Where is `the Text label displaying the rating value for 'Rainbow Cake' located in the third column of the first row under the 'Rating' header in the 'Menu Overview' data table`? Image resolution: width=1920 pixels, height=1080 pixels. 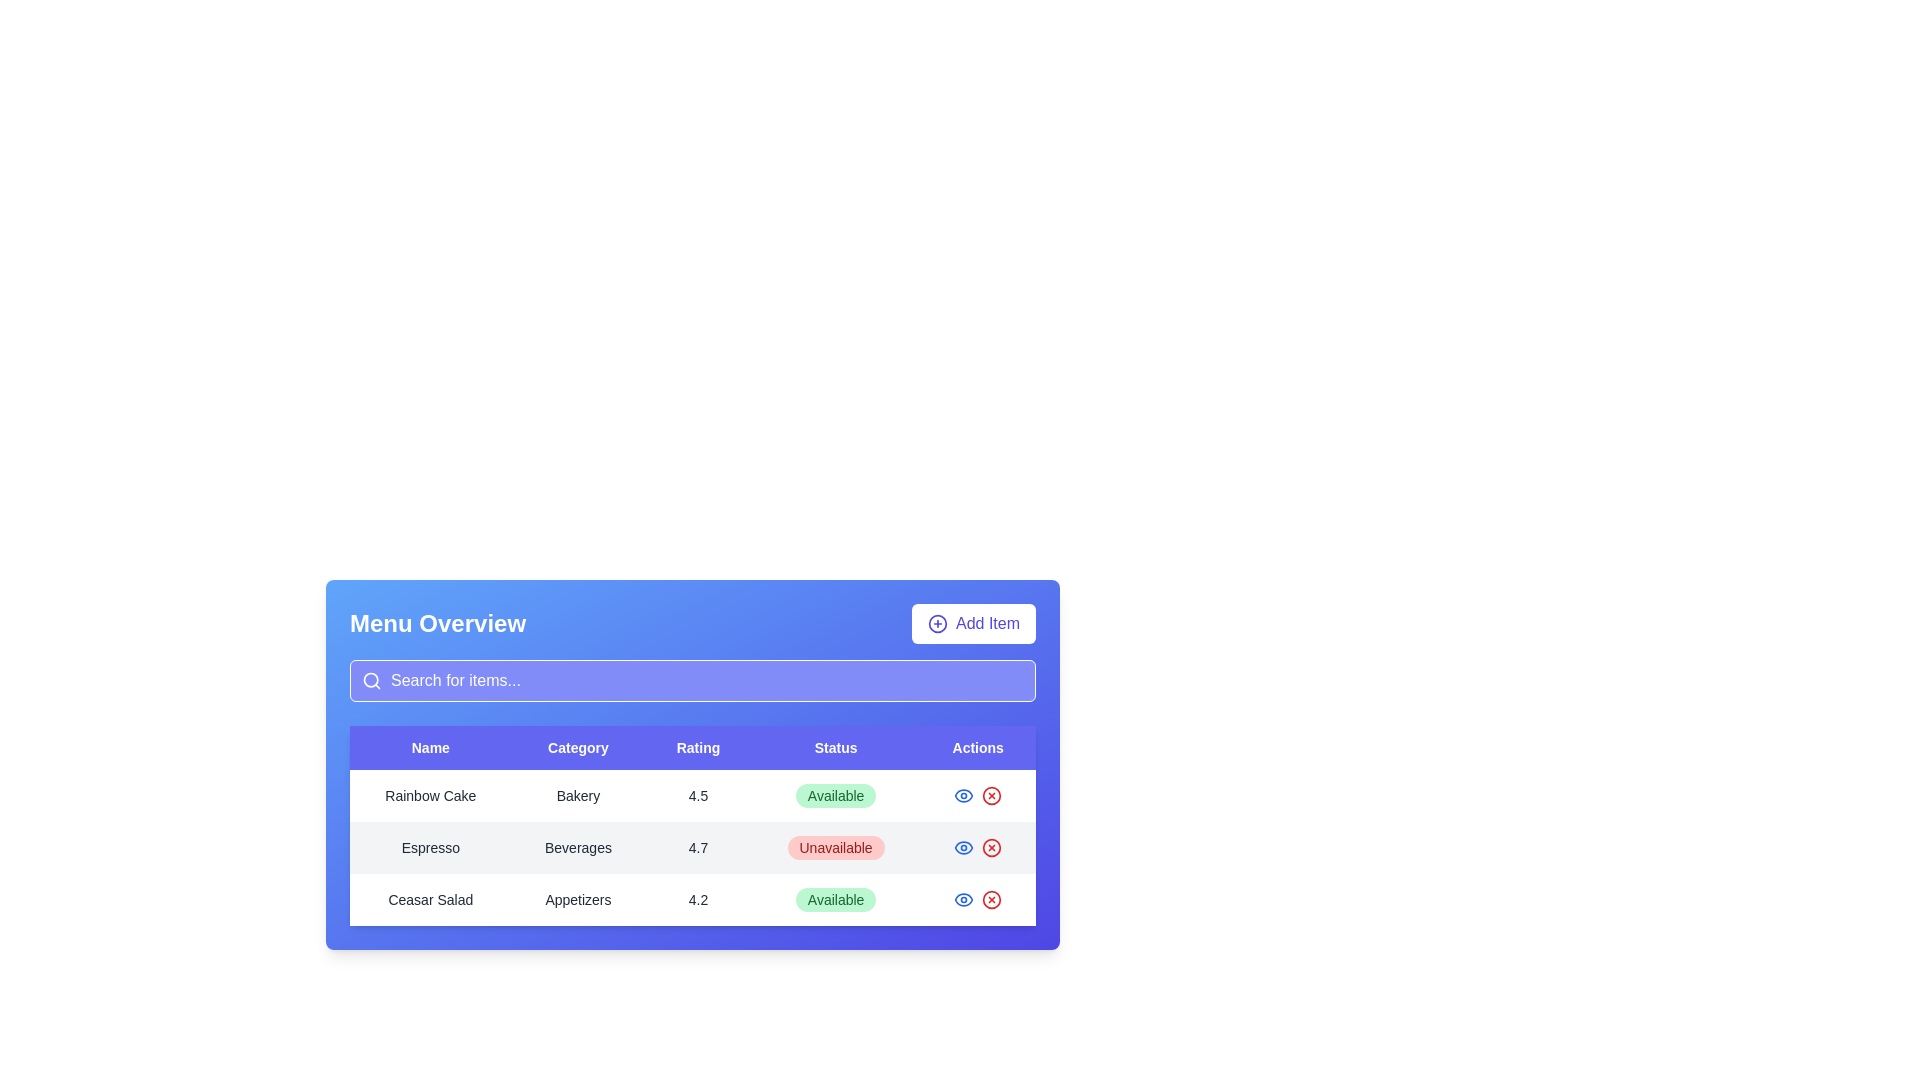
the Text label displaying the rating value for 'Rainbow Cake' located in the third column of the first row under the 'Rating' header in the 'Menu Overview' data table is located at coordinates (698, 794).